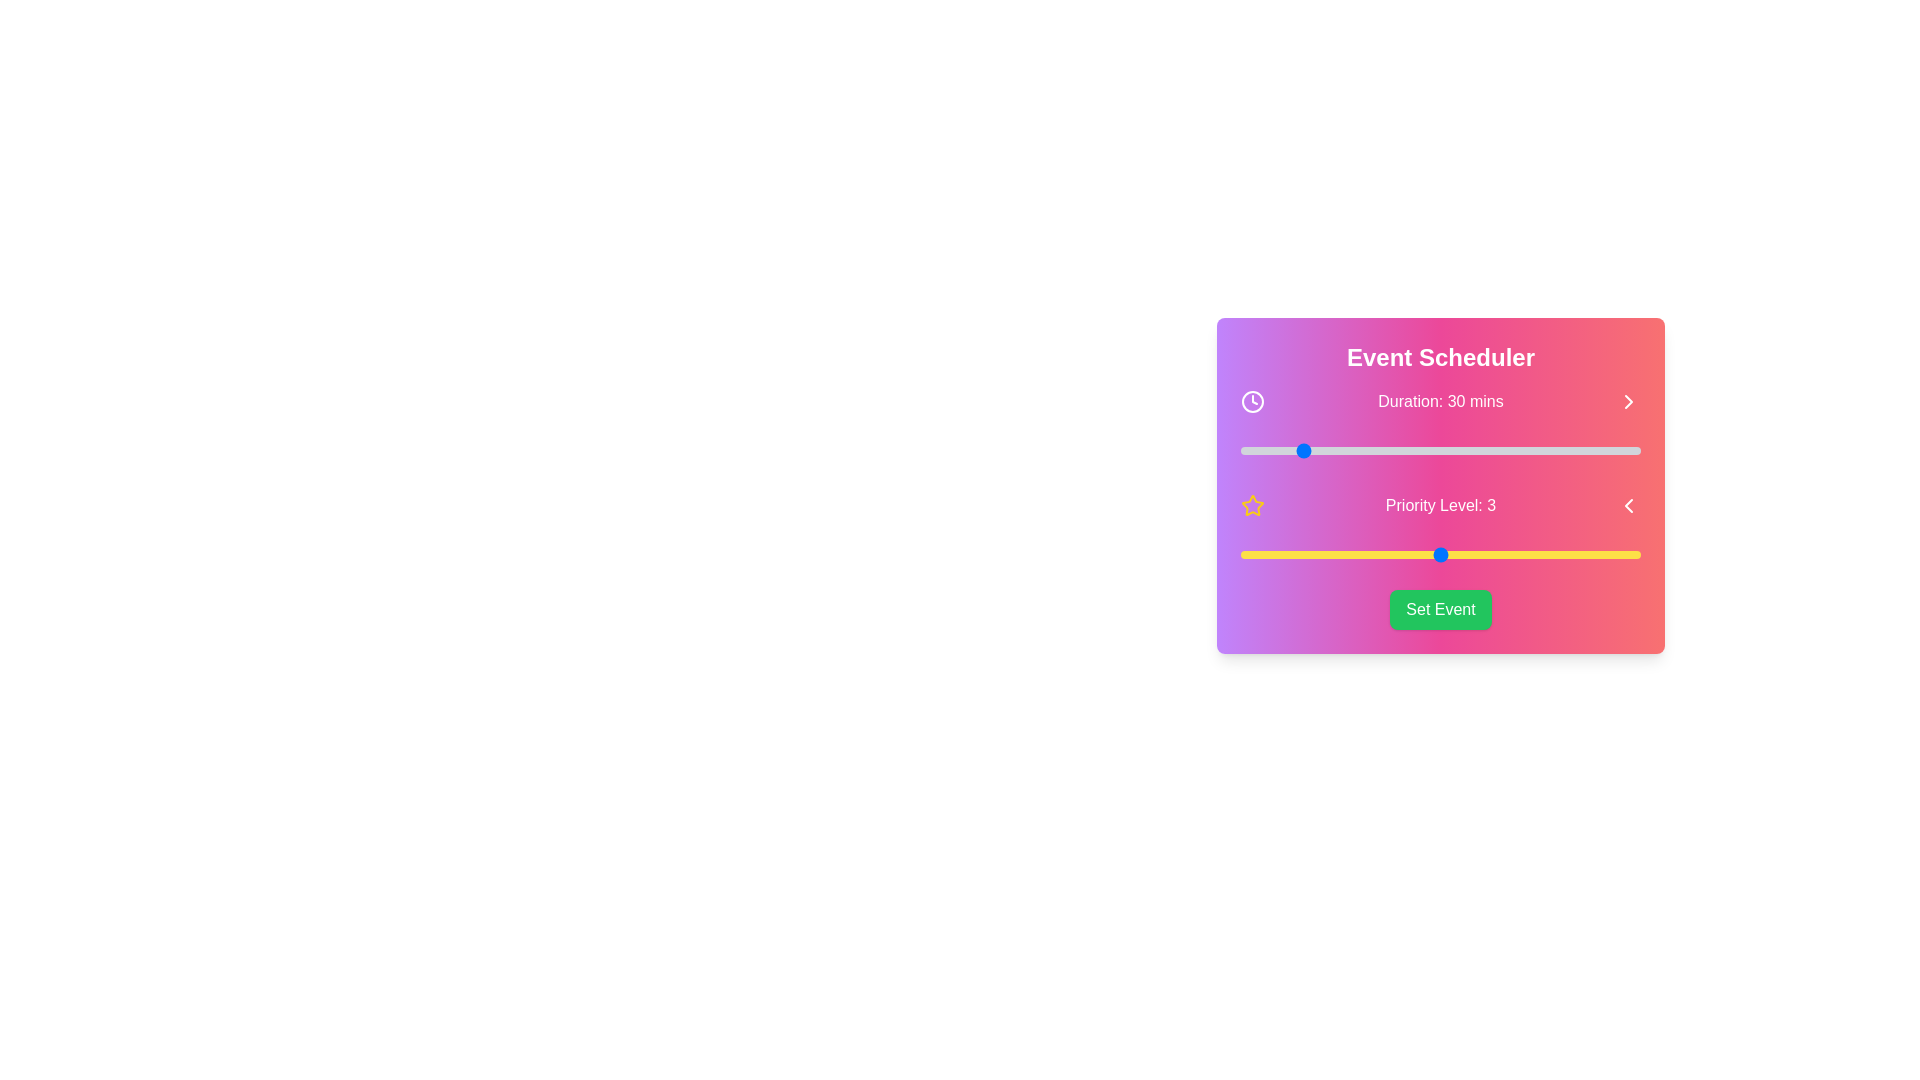  I want to click on the confirm button located at the bottom of the 'Event Scheduler' card, so click(1440, 608).